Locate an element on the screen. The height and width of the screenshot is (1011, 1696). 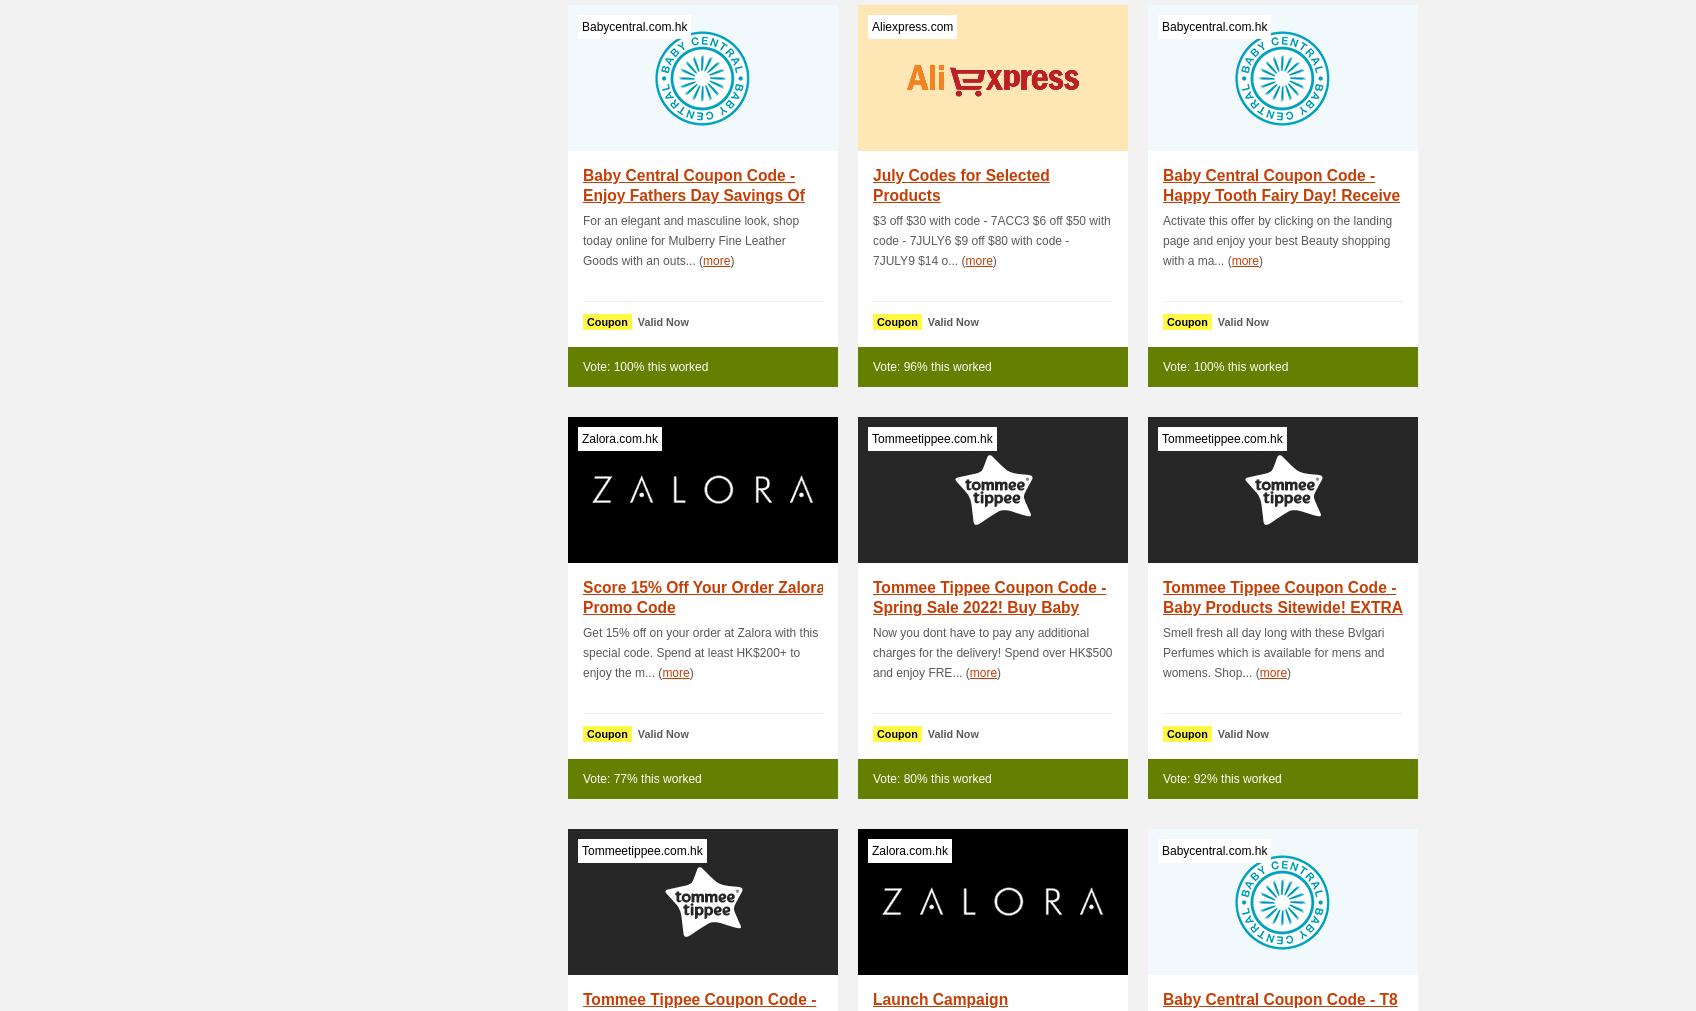
'Baby Central Coupon Code - Happy Tooth Fairy Day! Receive 15% Savin.' is located at coordinates (1162, 195).